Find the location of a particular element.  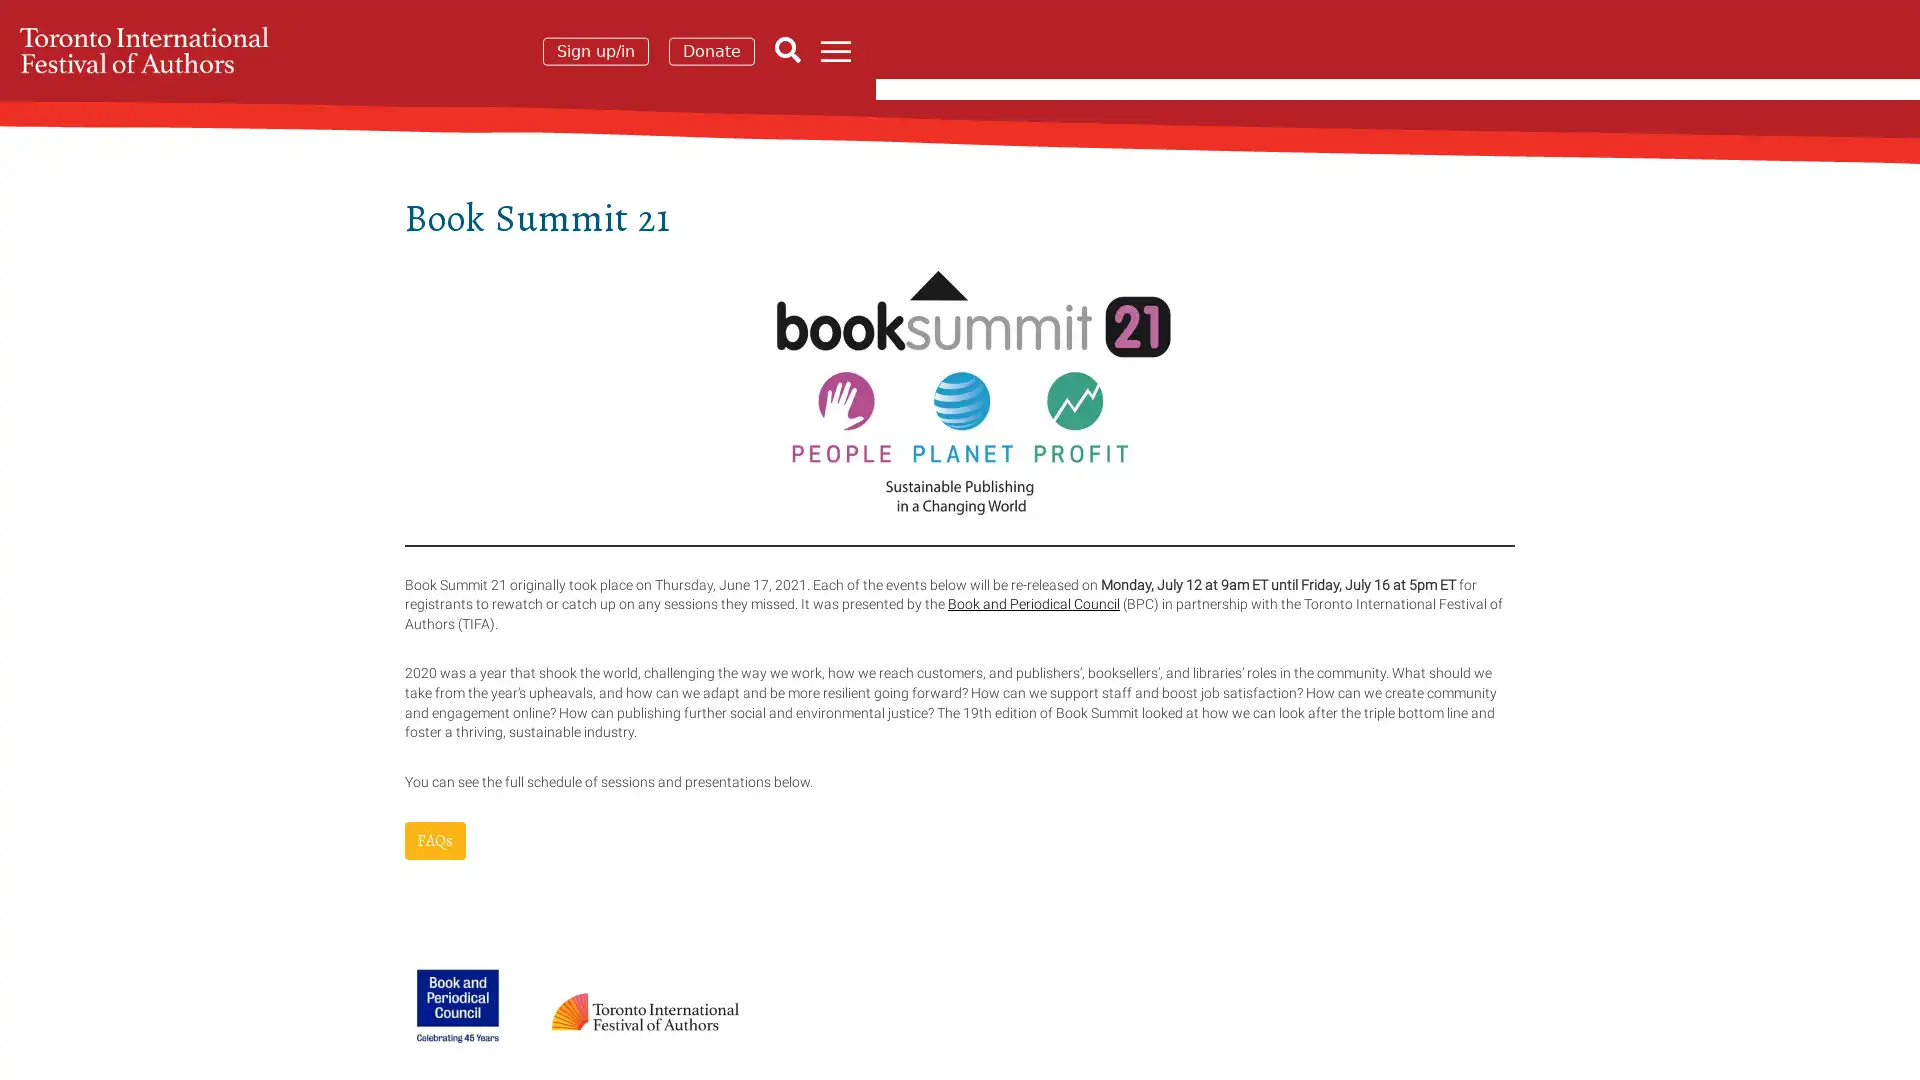

FAQs is located at coordinates (434, 840).